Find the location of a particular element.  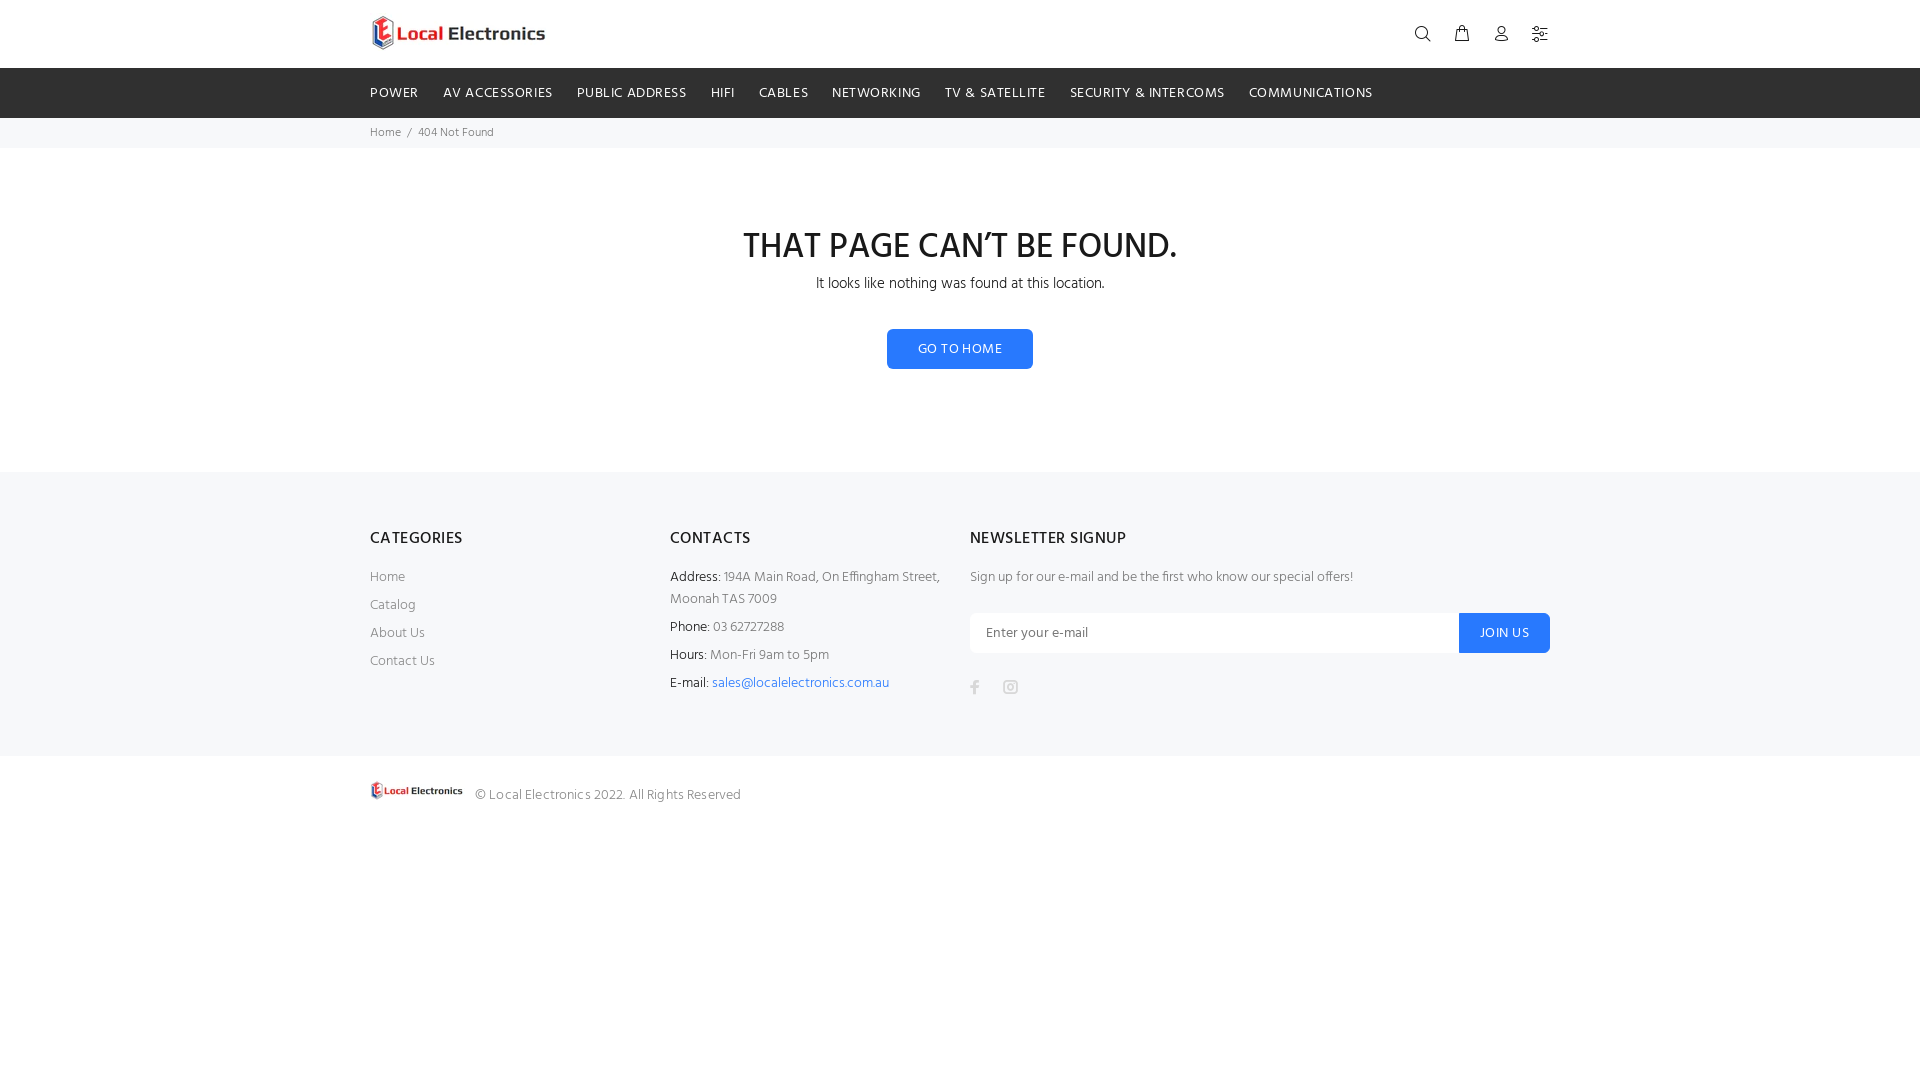

'NETWORKING' is located at coordinates (876, 92).